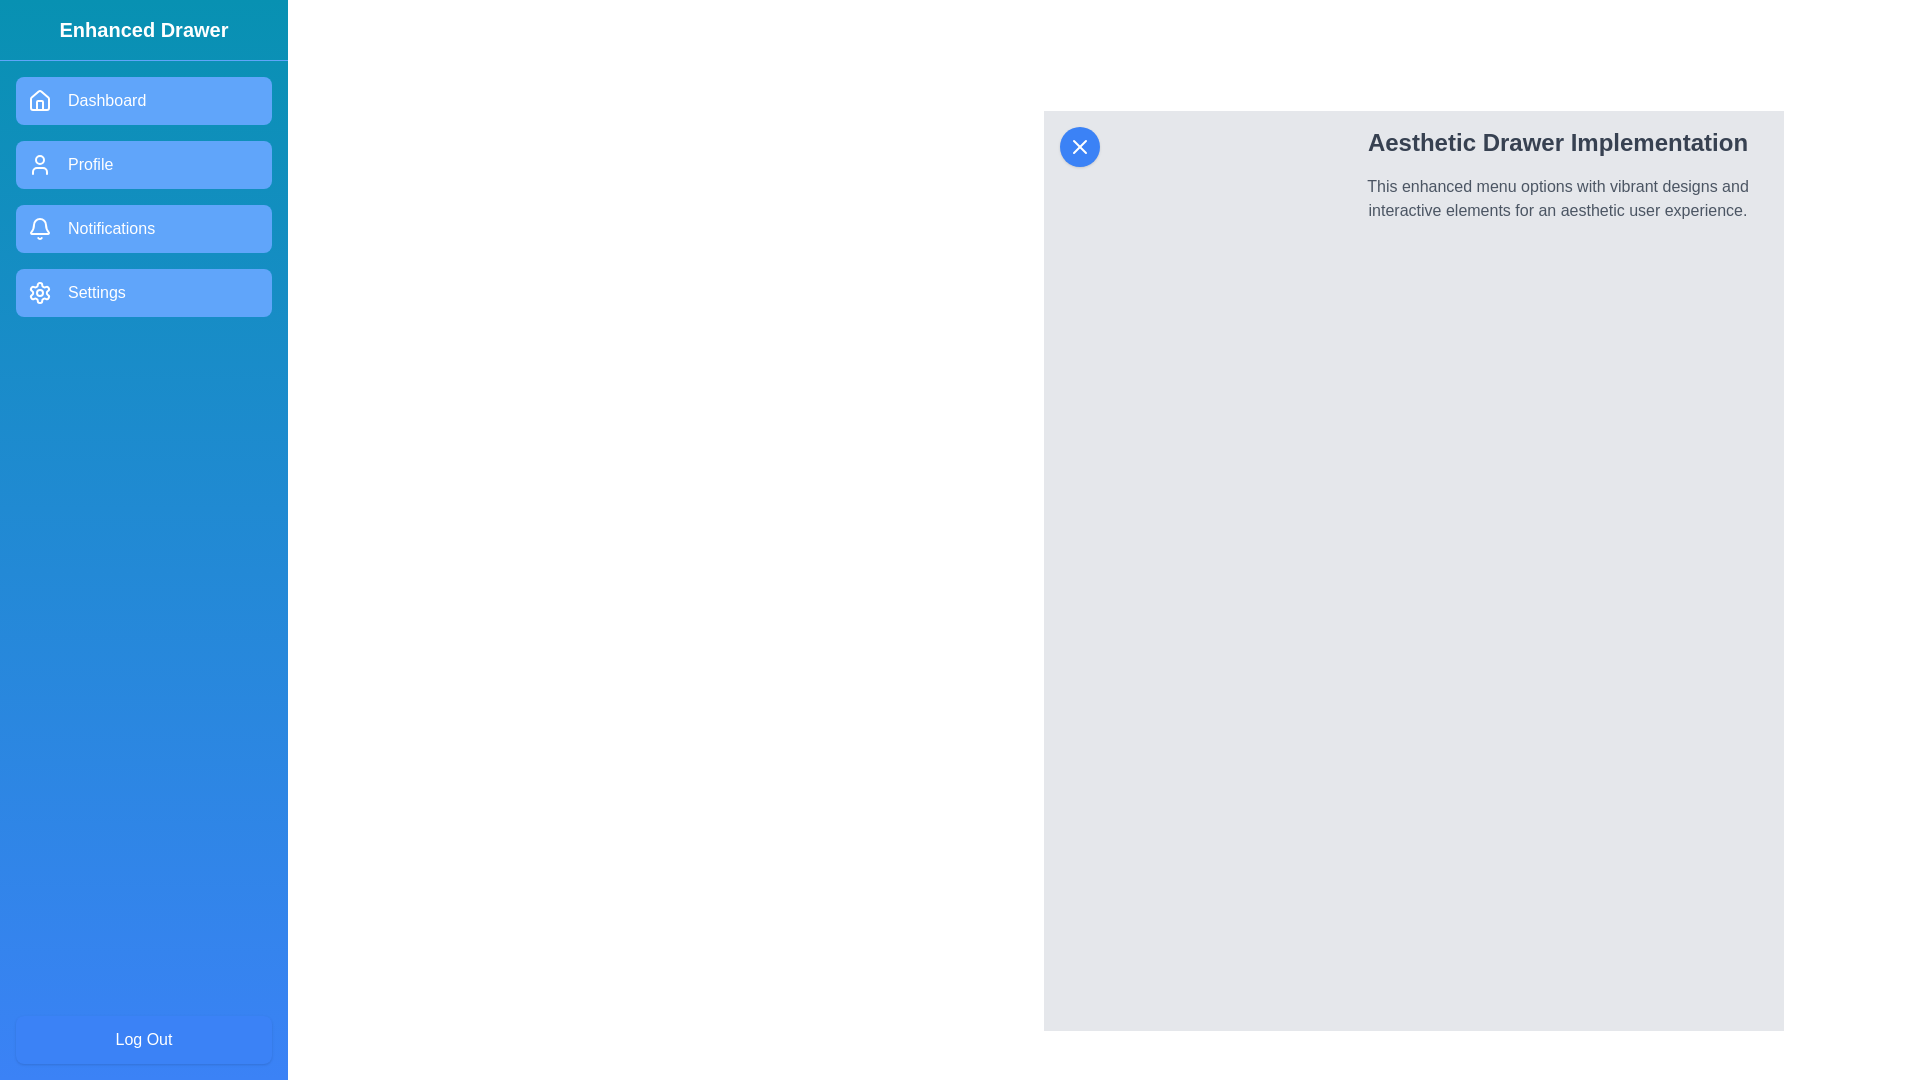 The image size is (1920, 1080). I want to click on the circular blue button with a white 'X' icon, so click(1079, 145).